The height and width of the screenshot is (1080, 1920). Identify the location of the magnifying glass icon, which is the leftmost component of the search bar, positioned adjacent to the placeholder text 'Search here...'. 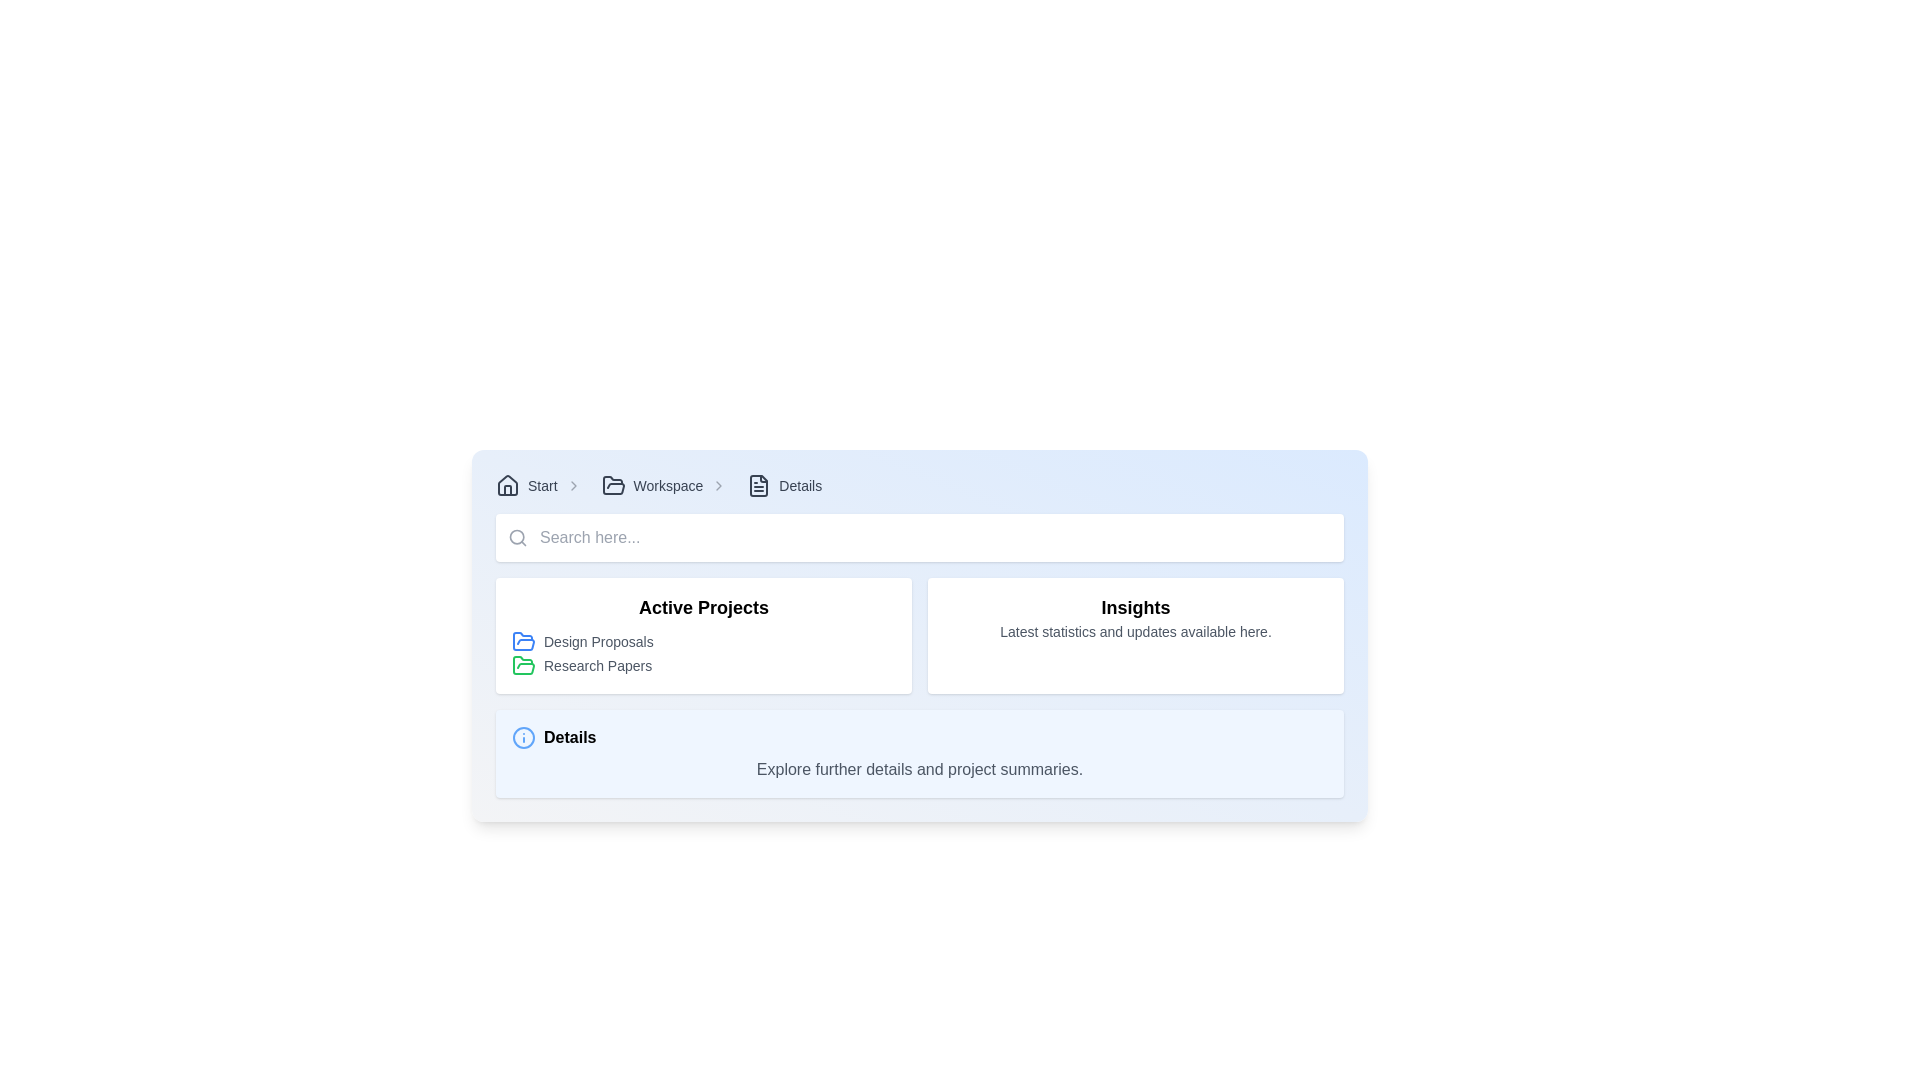
(518, 536).